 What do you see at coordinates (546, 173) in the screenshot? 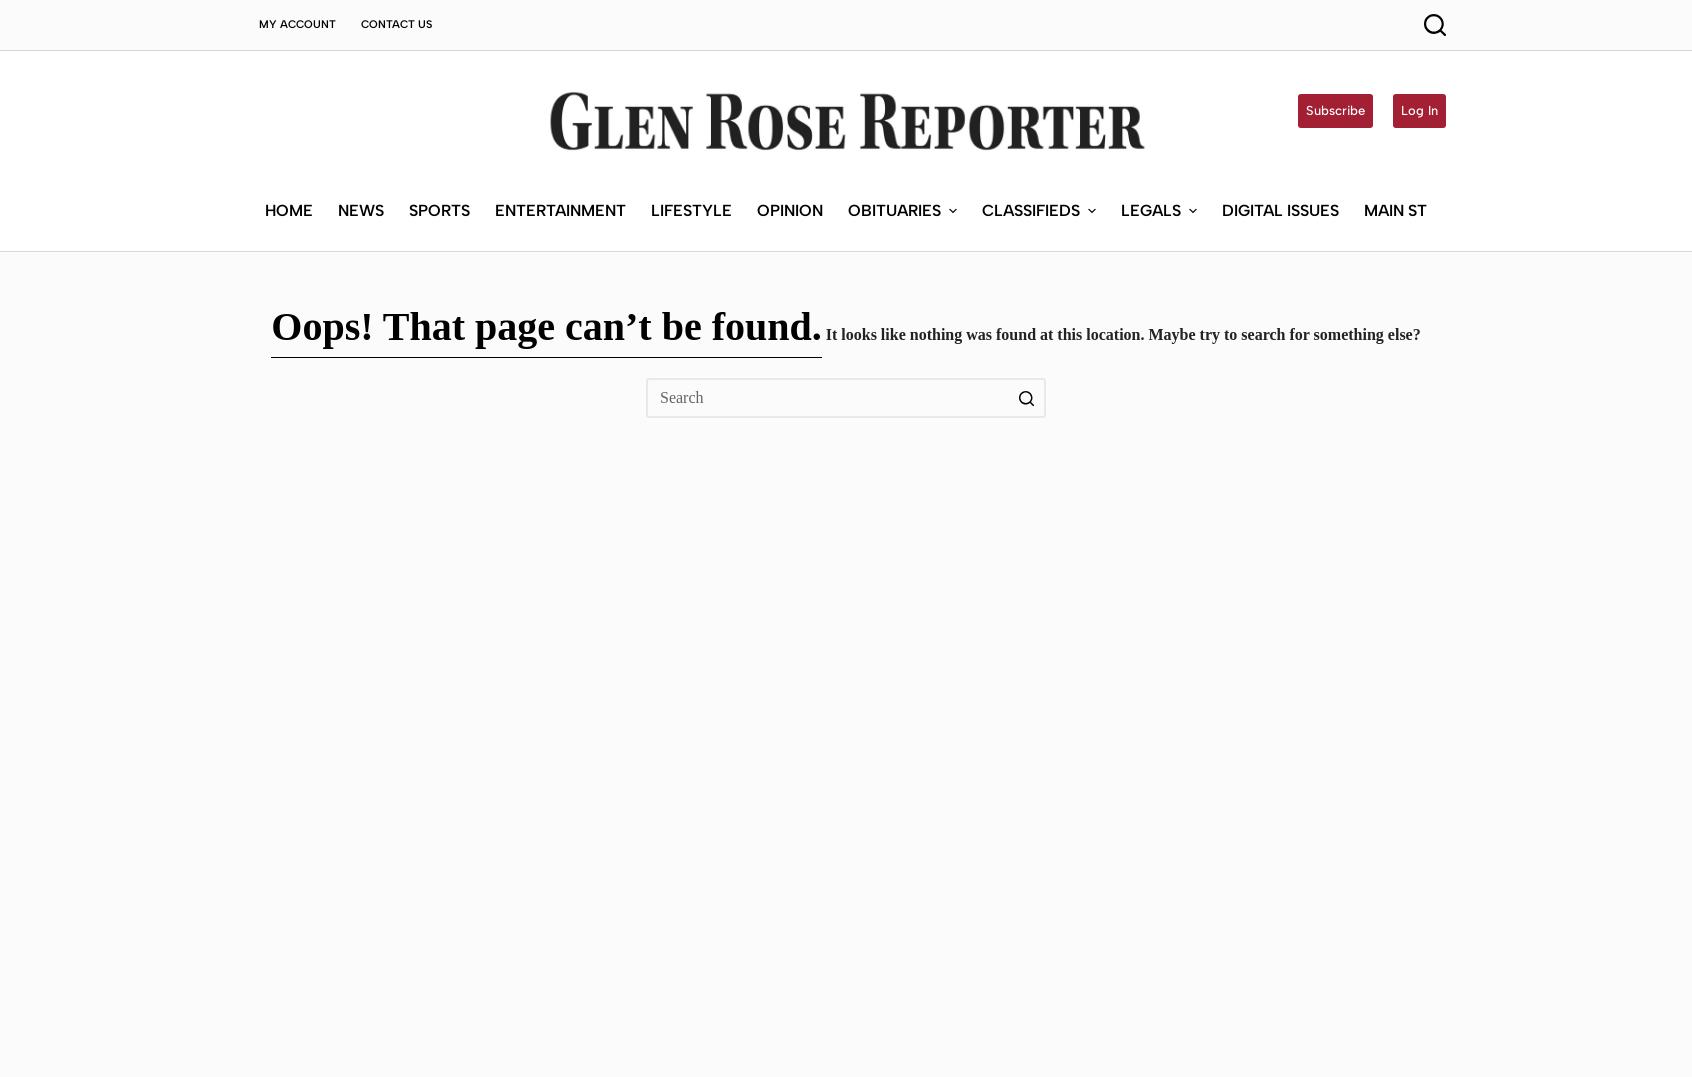
I see `'Oops! That page can’t be found.'` at bounding box center [546, 173].